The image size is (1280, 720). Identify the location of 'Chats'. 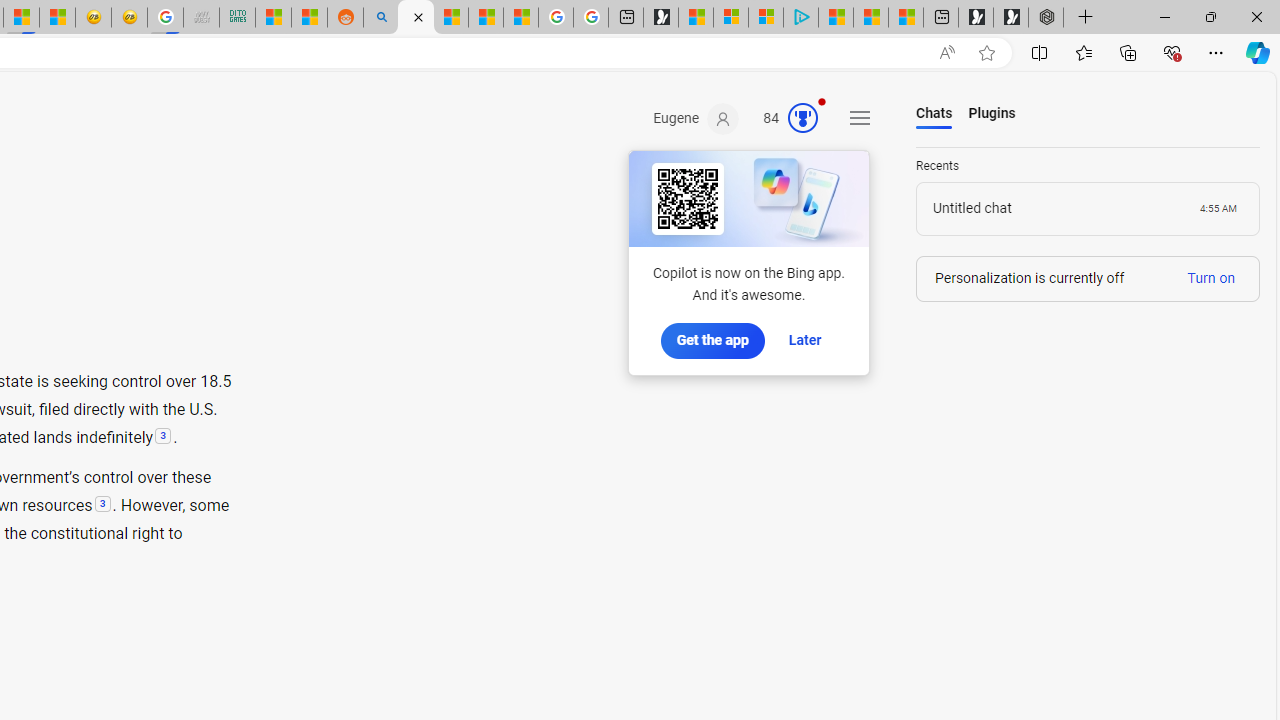
(934, 114).